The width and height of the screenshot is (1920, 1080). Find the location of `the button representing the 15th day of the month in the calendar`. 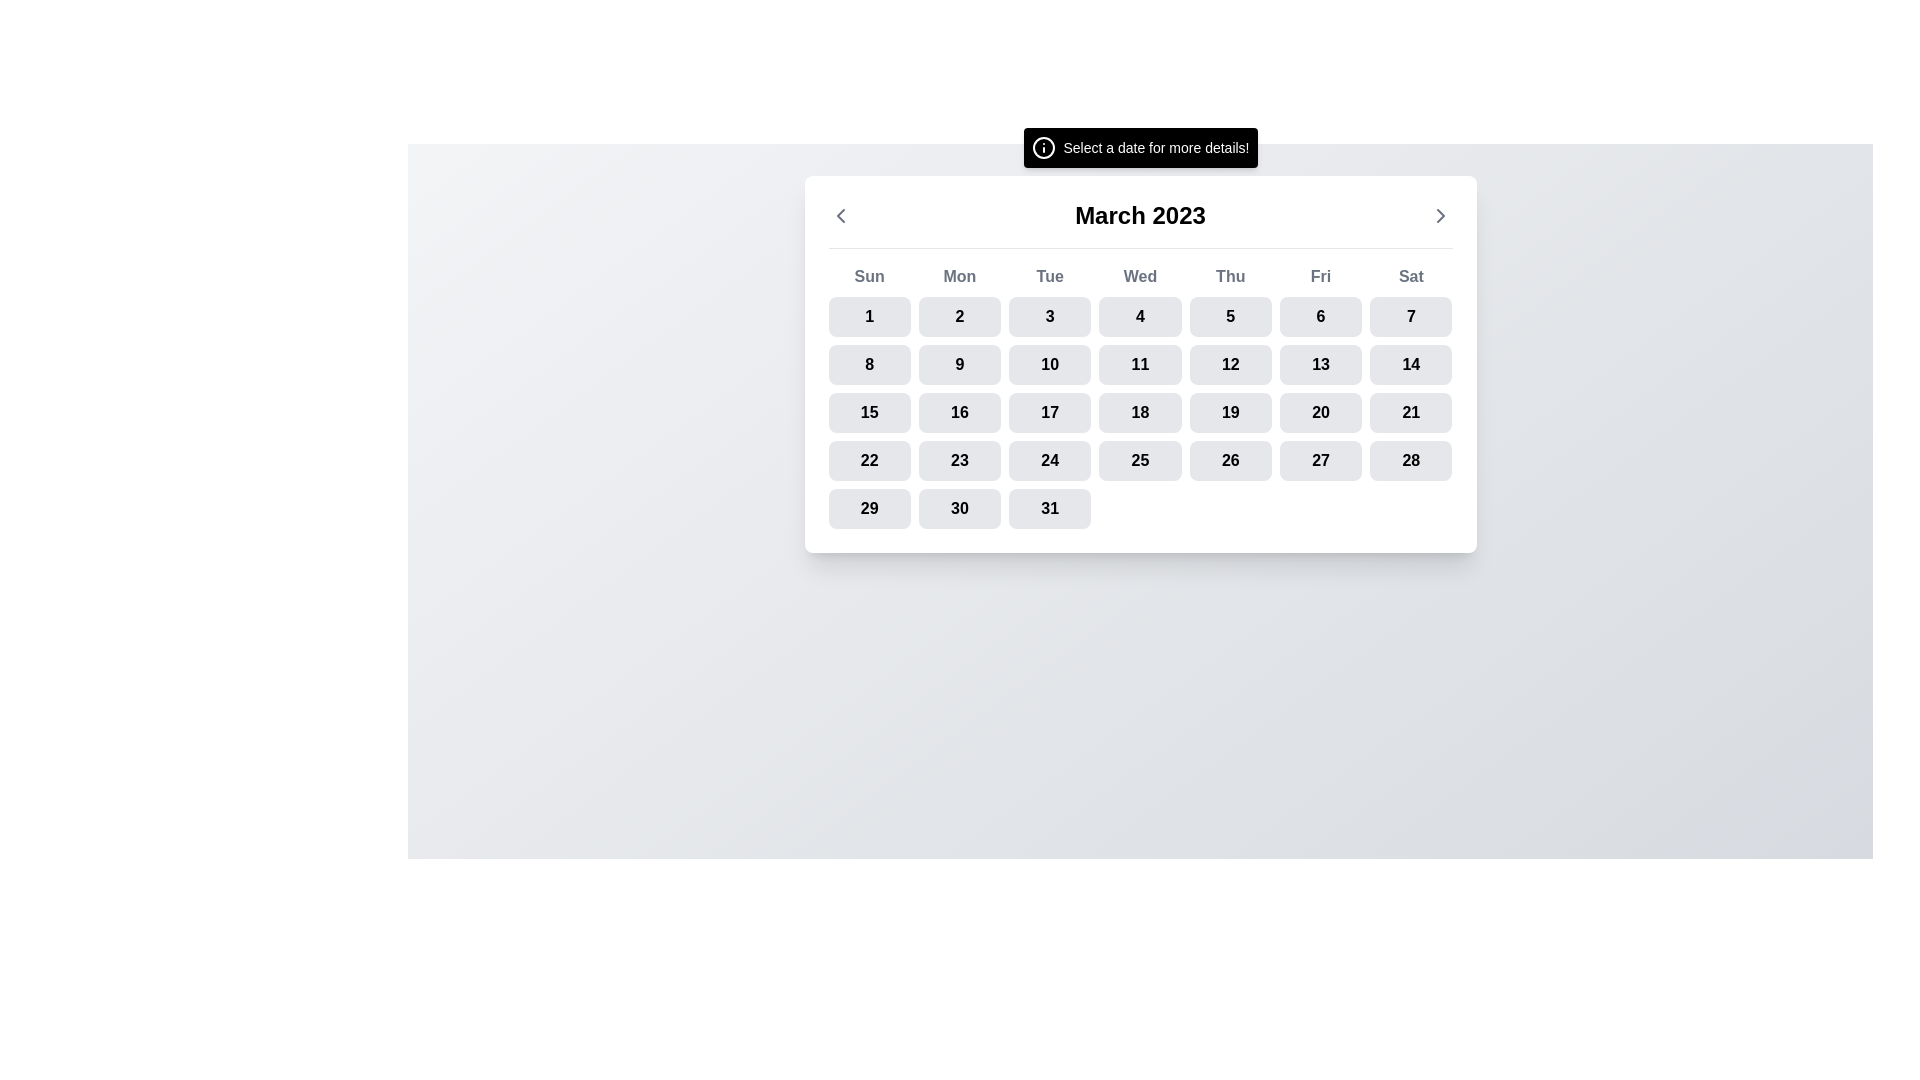

the button representing the 15th day of the month in the calendar is located at coordinates (869, 411).